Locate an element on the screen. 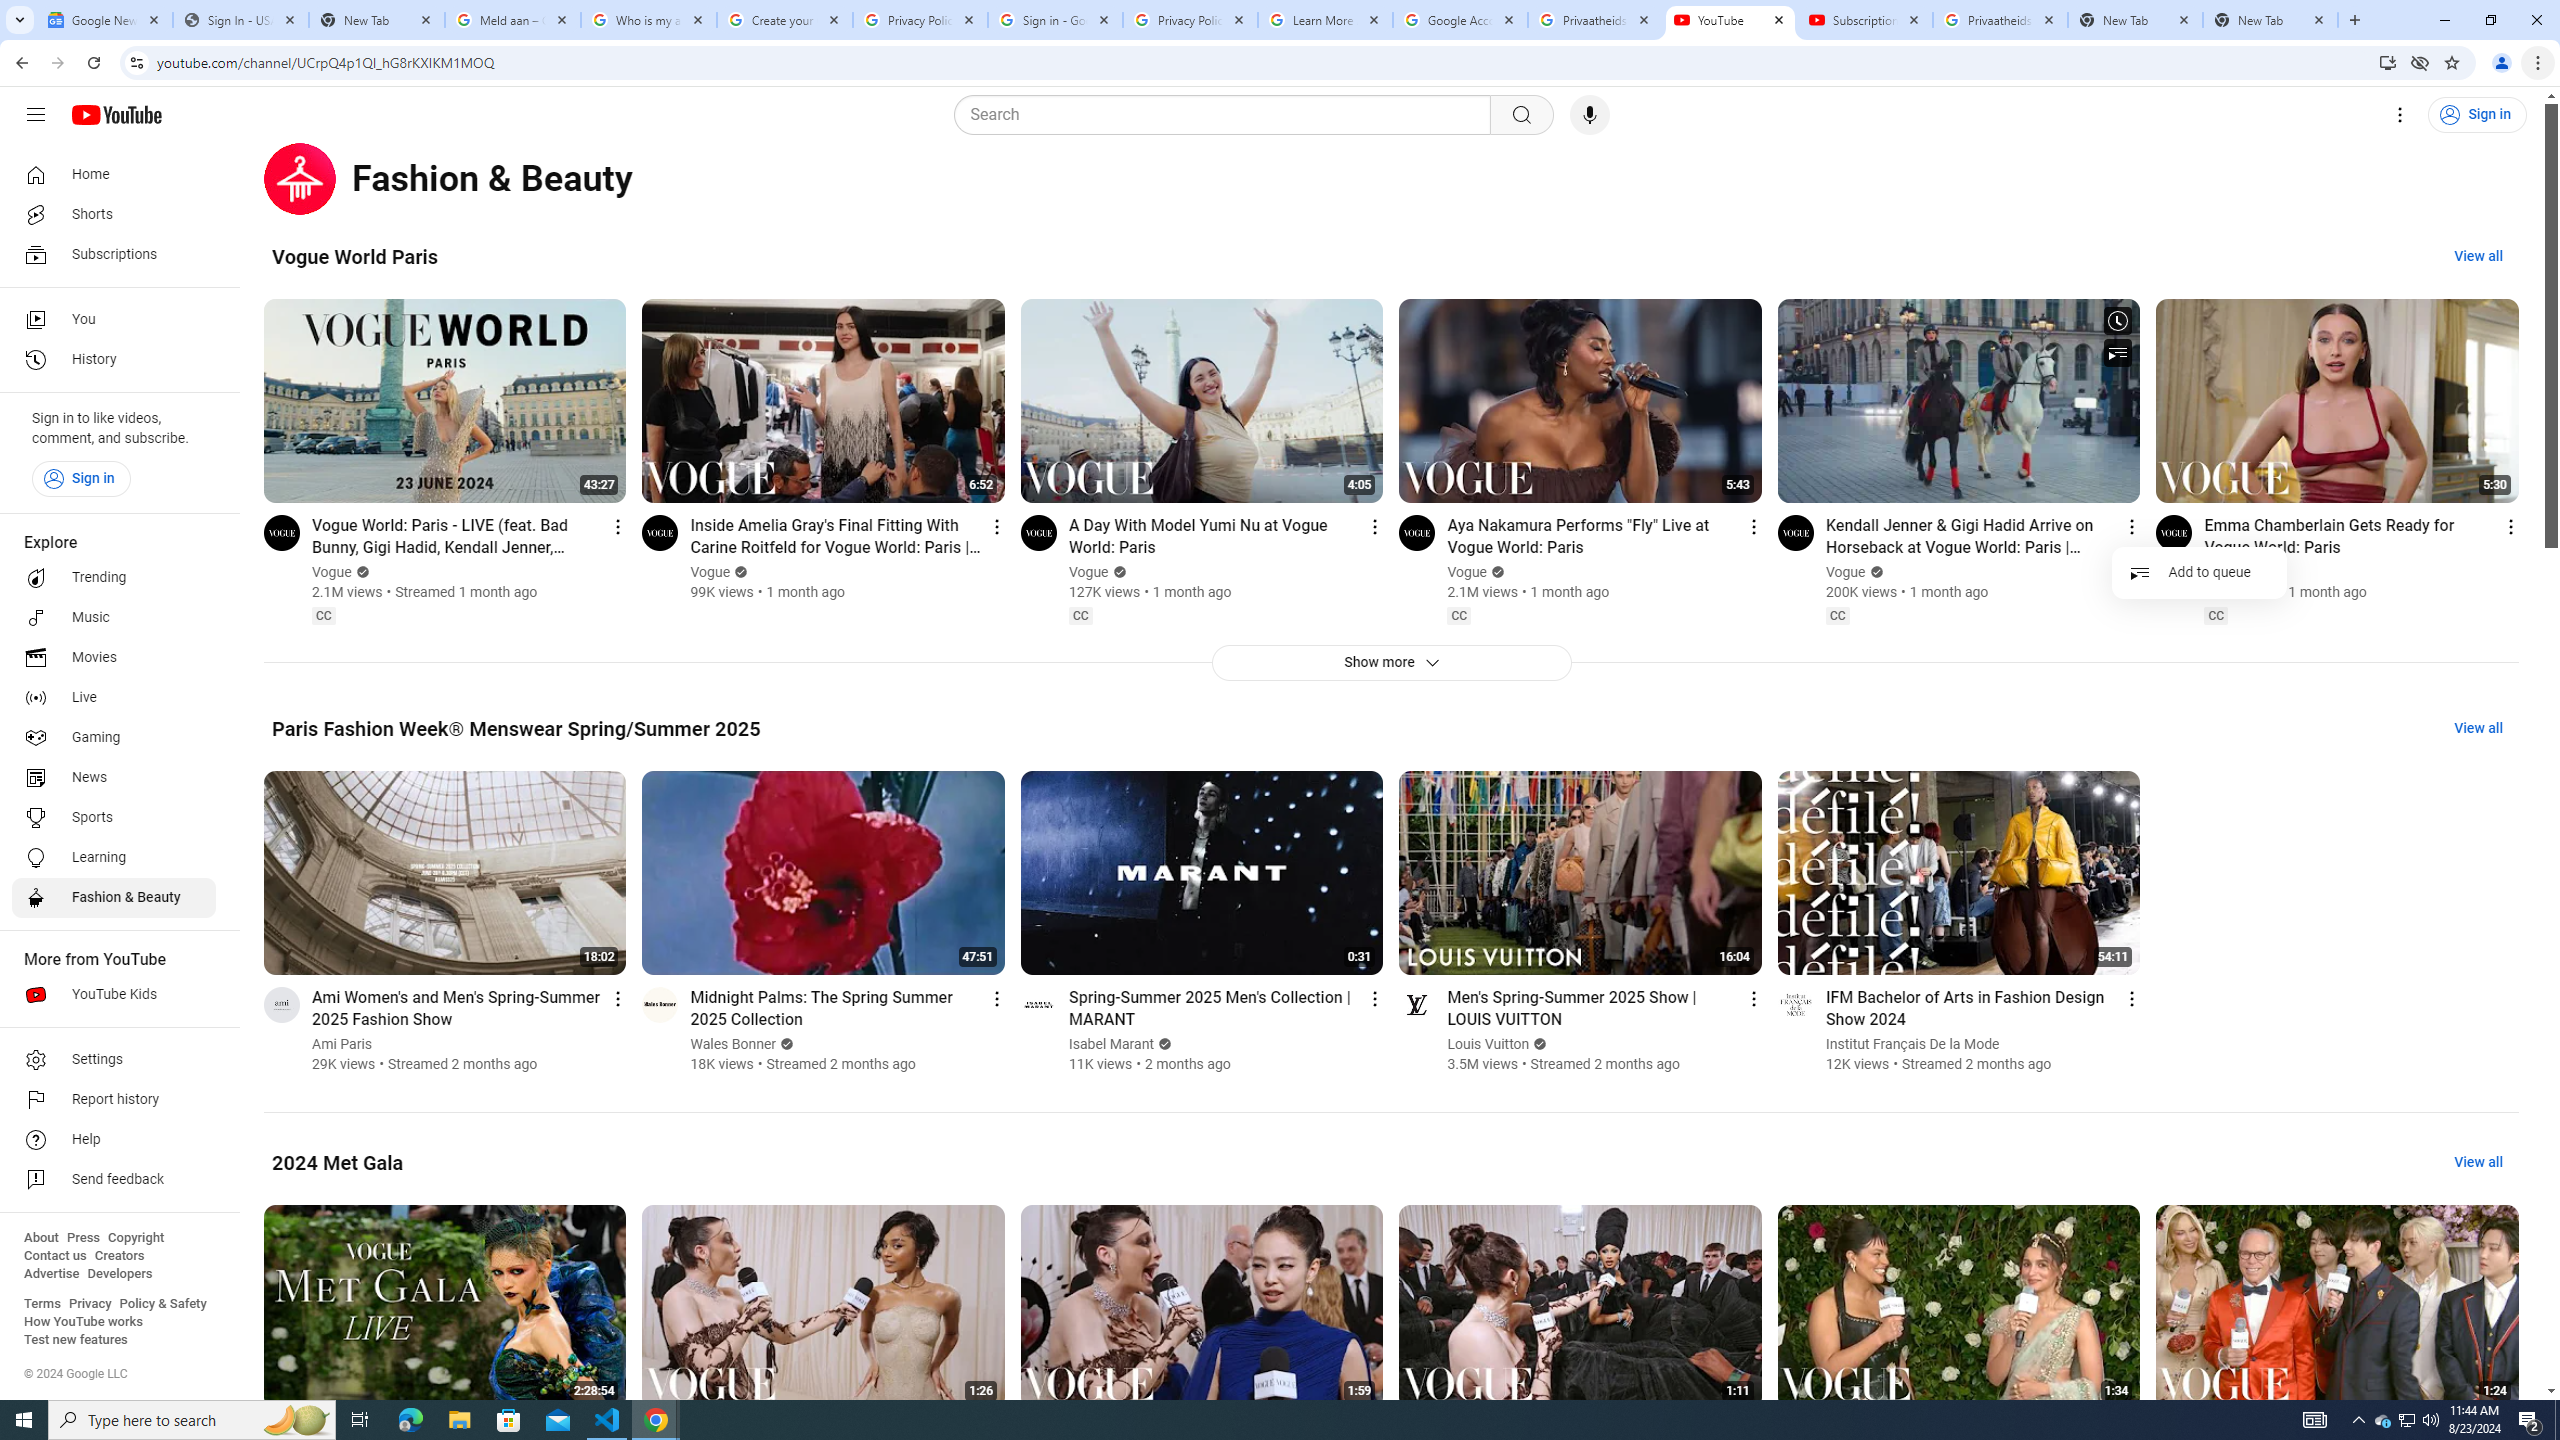 Image resolution: width=2560 pixels, height=1440 pixels. 'News' is located at coordinates (113, 777).